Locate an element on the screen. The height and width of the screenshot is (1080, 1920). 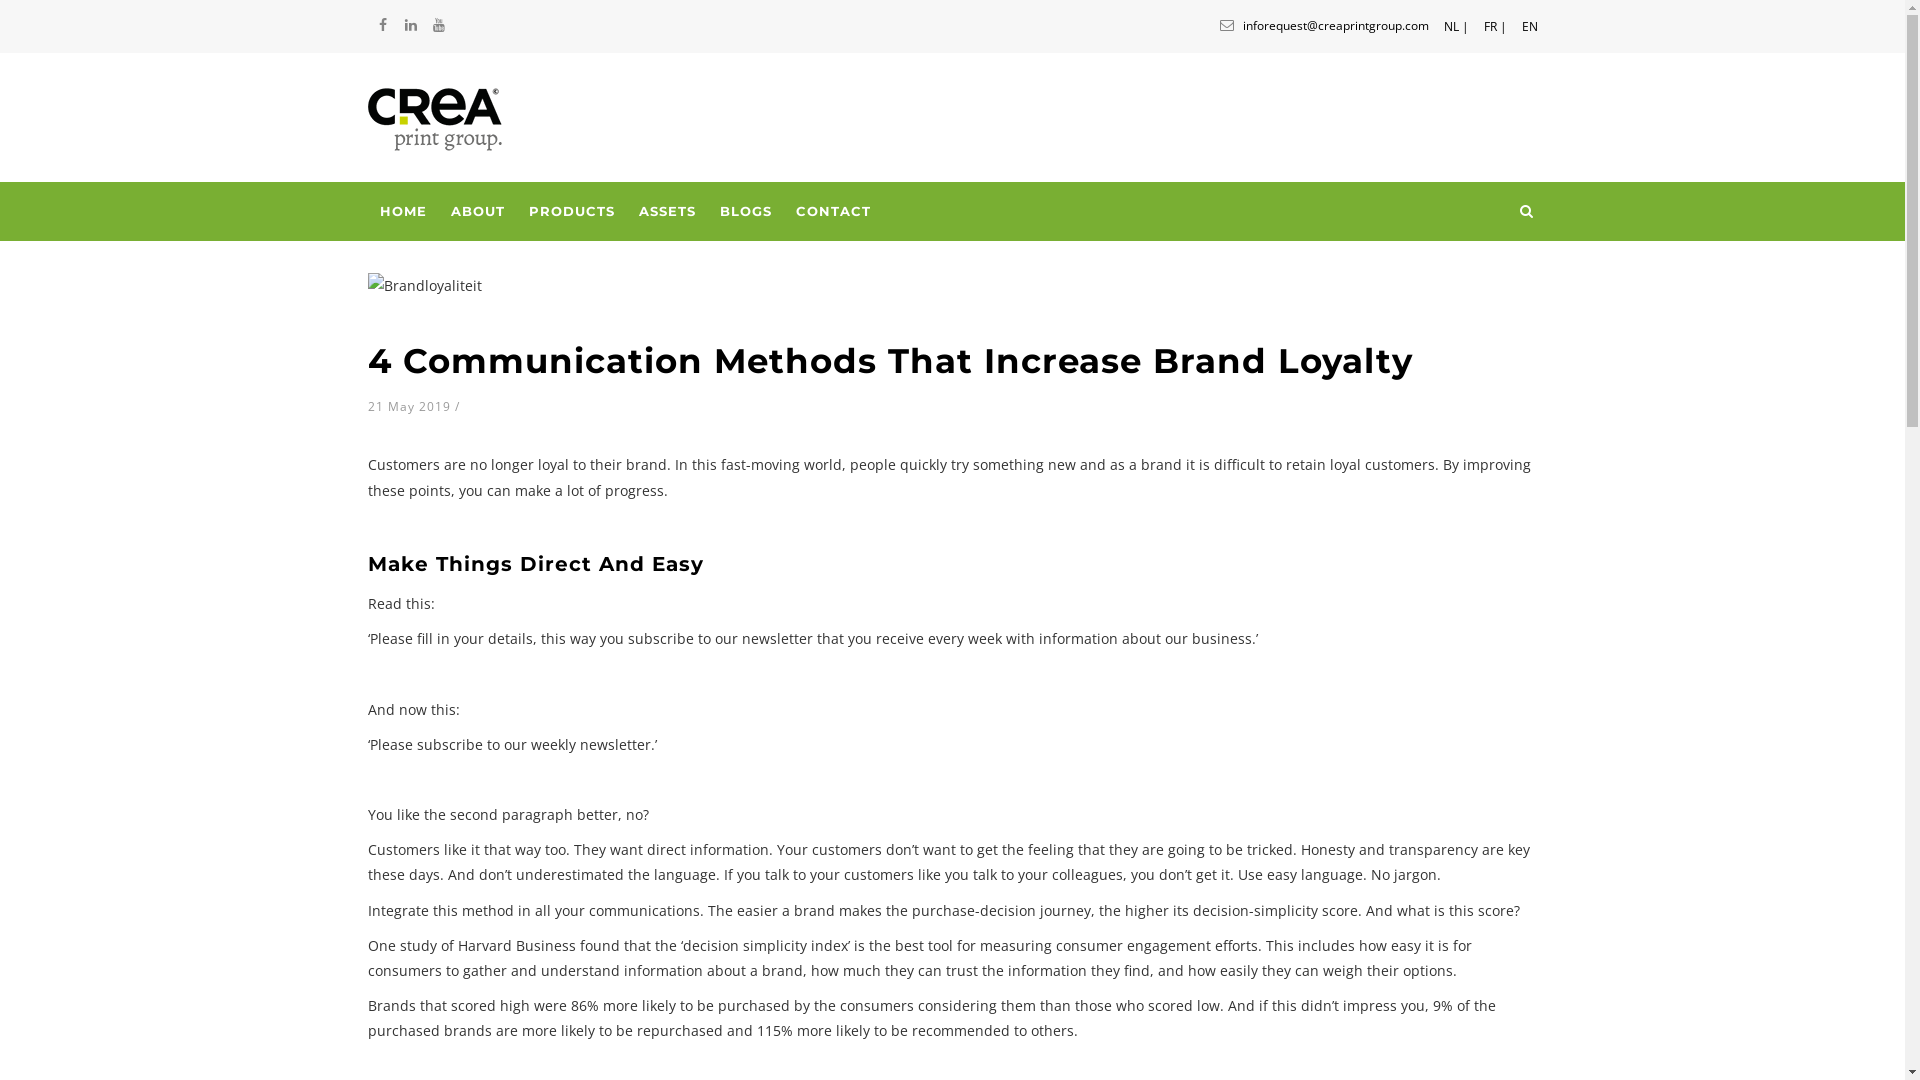
'CONTACT' is located at coordinates (795, 211).